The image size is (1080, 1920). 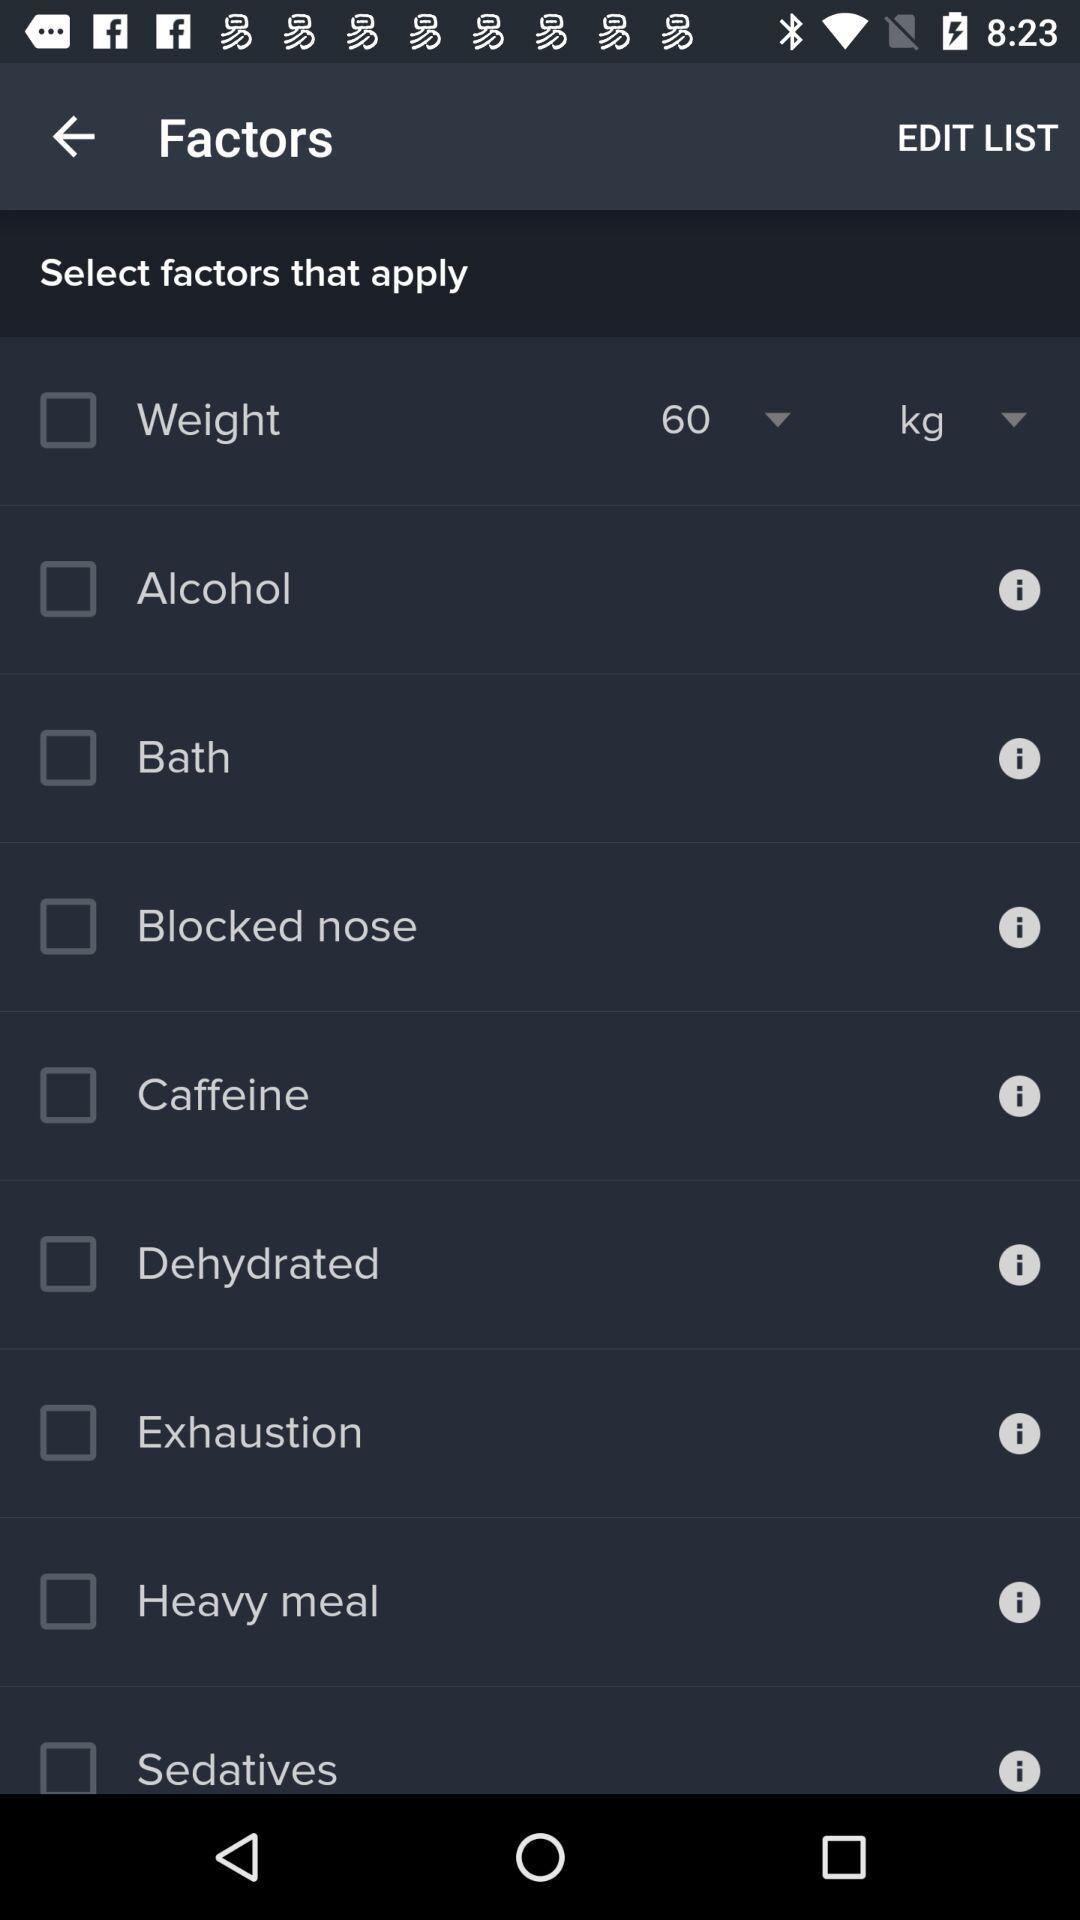 What do you see at coordinates (922, 419) in the screenshot?
I see `the icon to the right of 60` at bounding box center [922, 419].